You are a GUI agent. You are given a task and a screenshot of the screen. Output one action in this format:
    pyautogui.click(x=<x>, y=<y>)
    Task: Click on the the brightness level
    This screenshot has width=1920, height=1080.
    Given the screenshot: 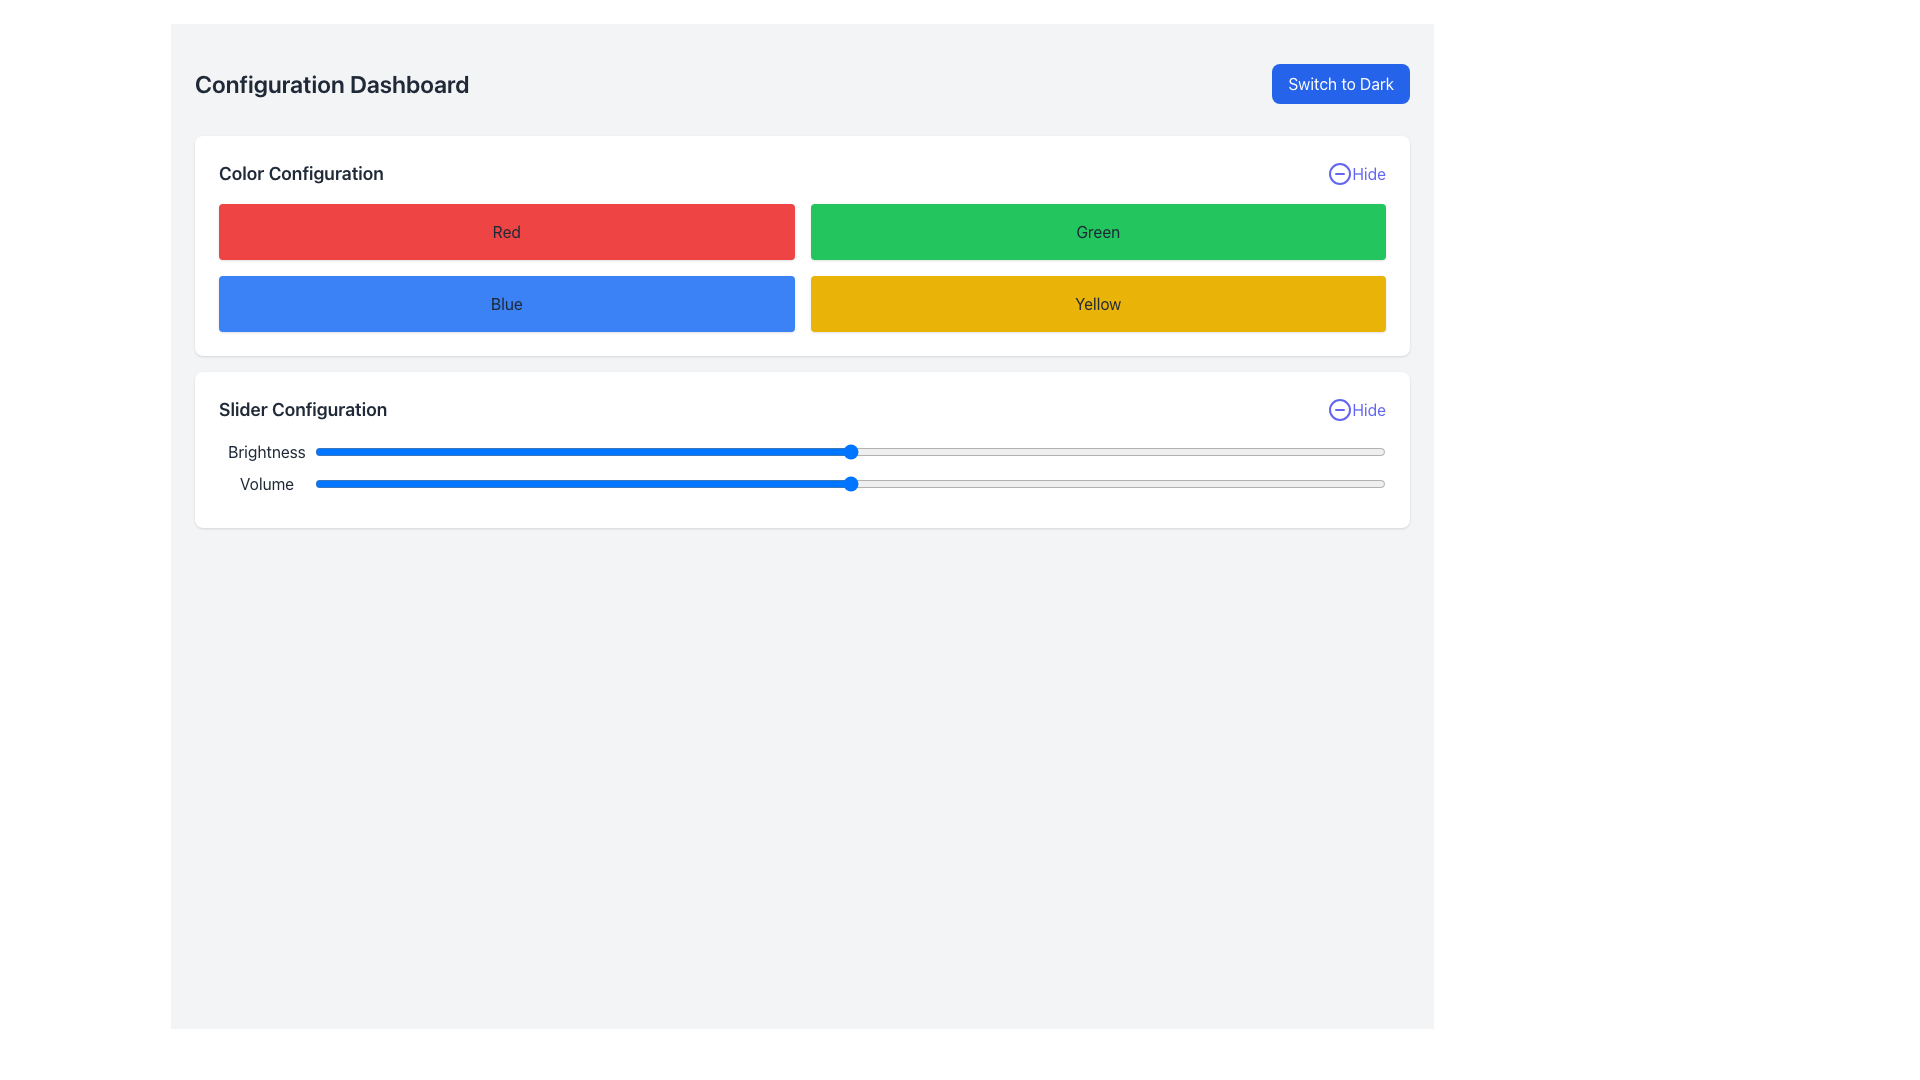 What is the action you would take?
    pyautogui.click(x=442, y=451)
    